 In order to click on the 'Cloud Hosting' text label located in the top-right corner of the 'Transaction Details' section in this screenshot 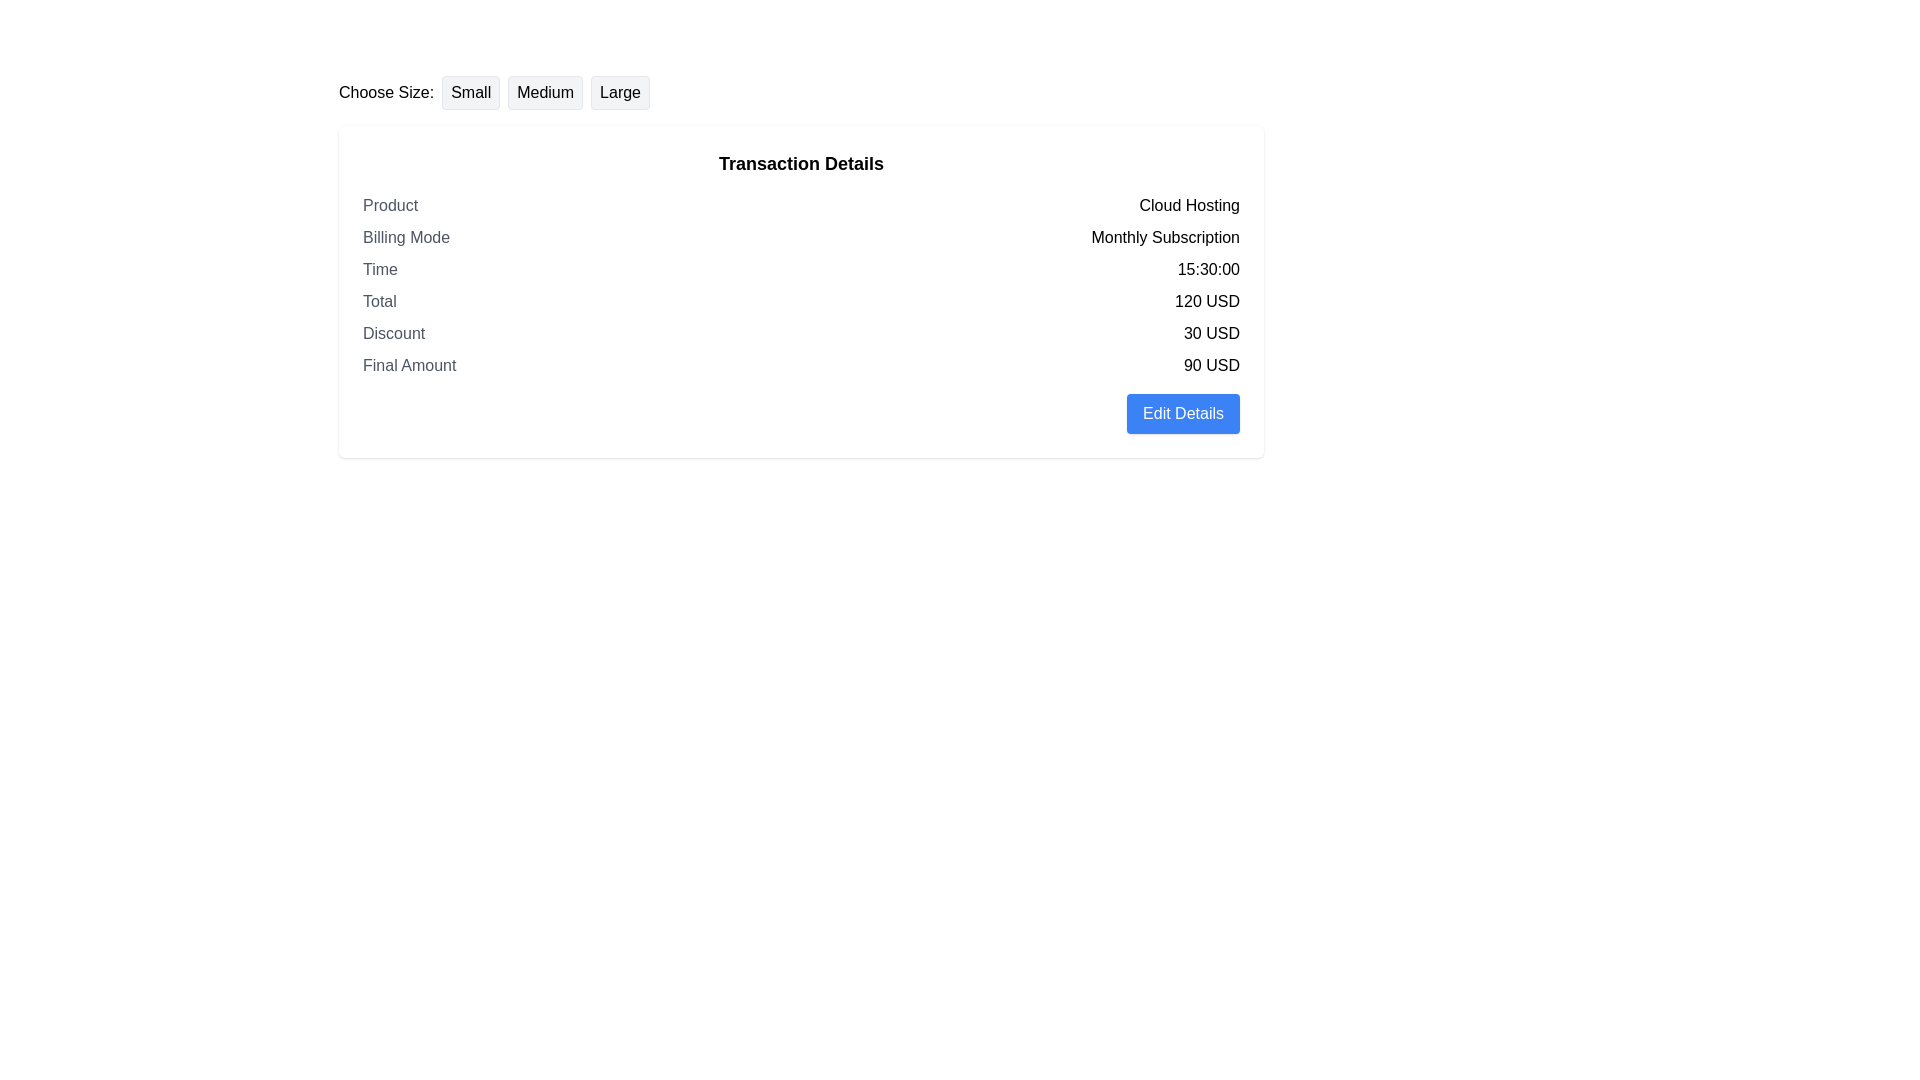, I will do `click(1189, 205)`.